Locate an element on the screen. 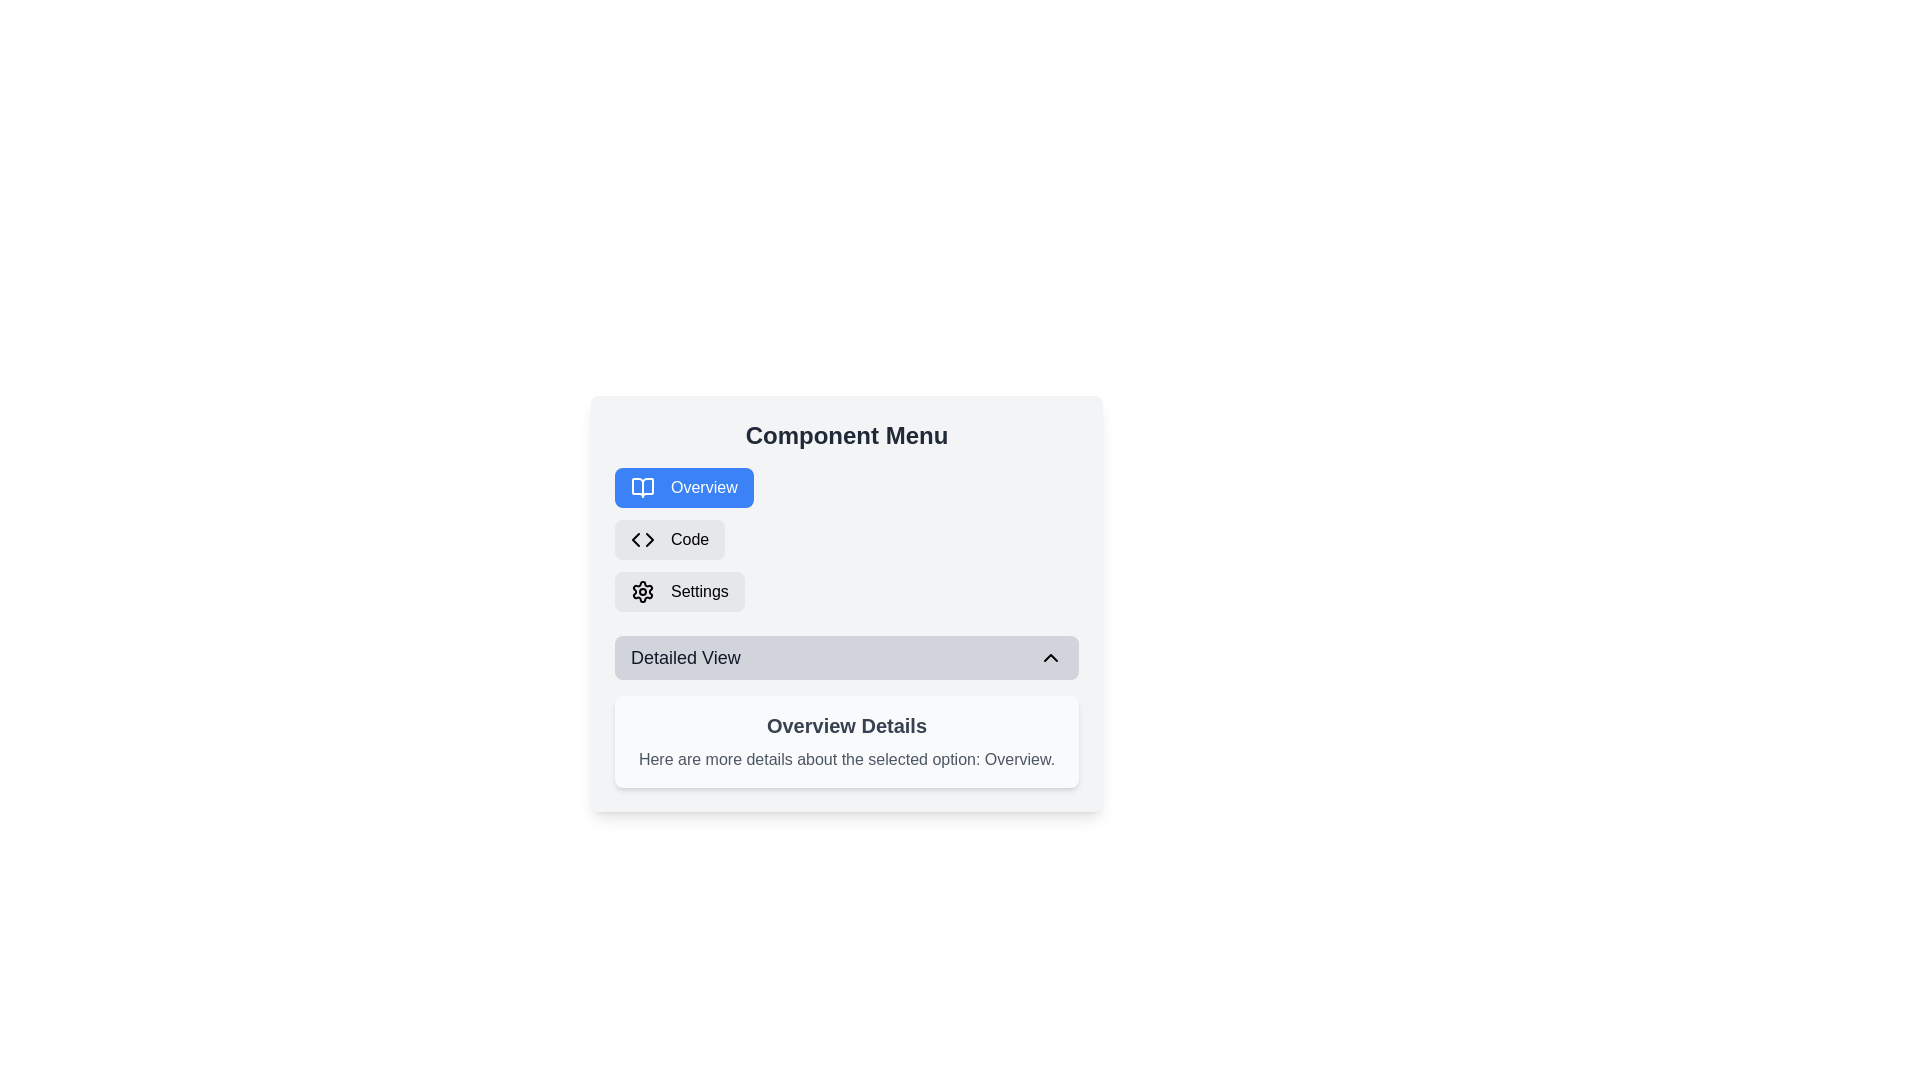  the open book icon located in the upper left area of the 'Component Menu' card is located at coordinates (643, 488).